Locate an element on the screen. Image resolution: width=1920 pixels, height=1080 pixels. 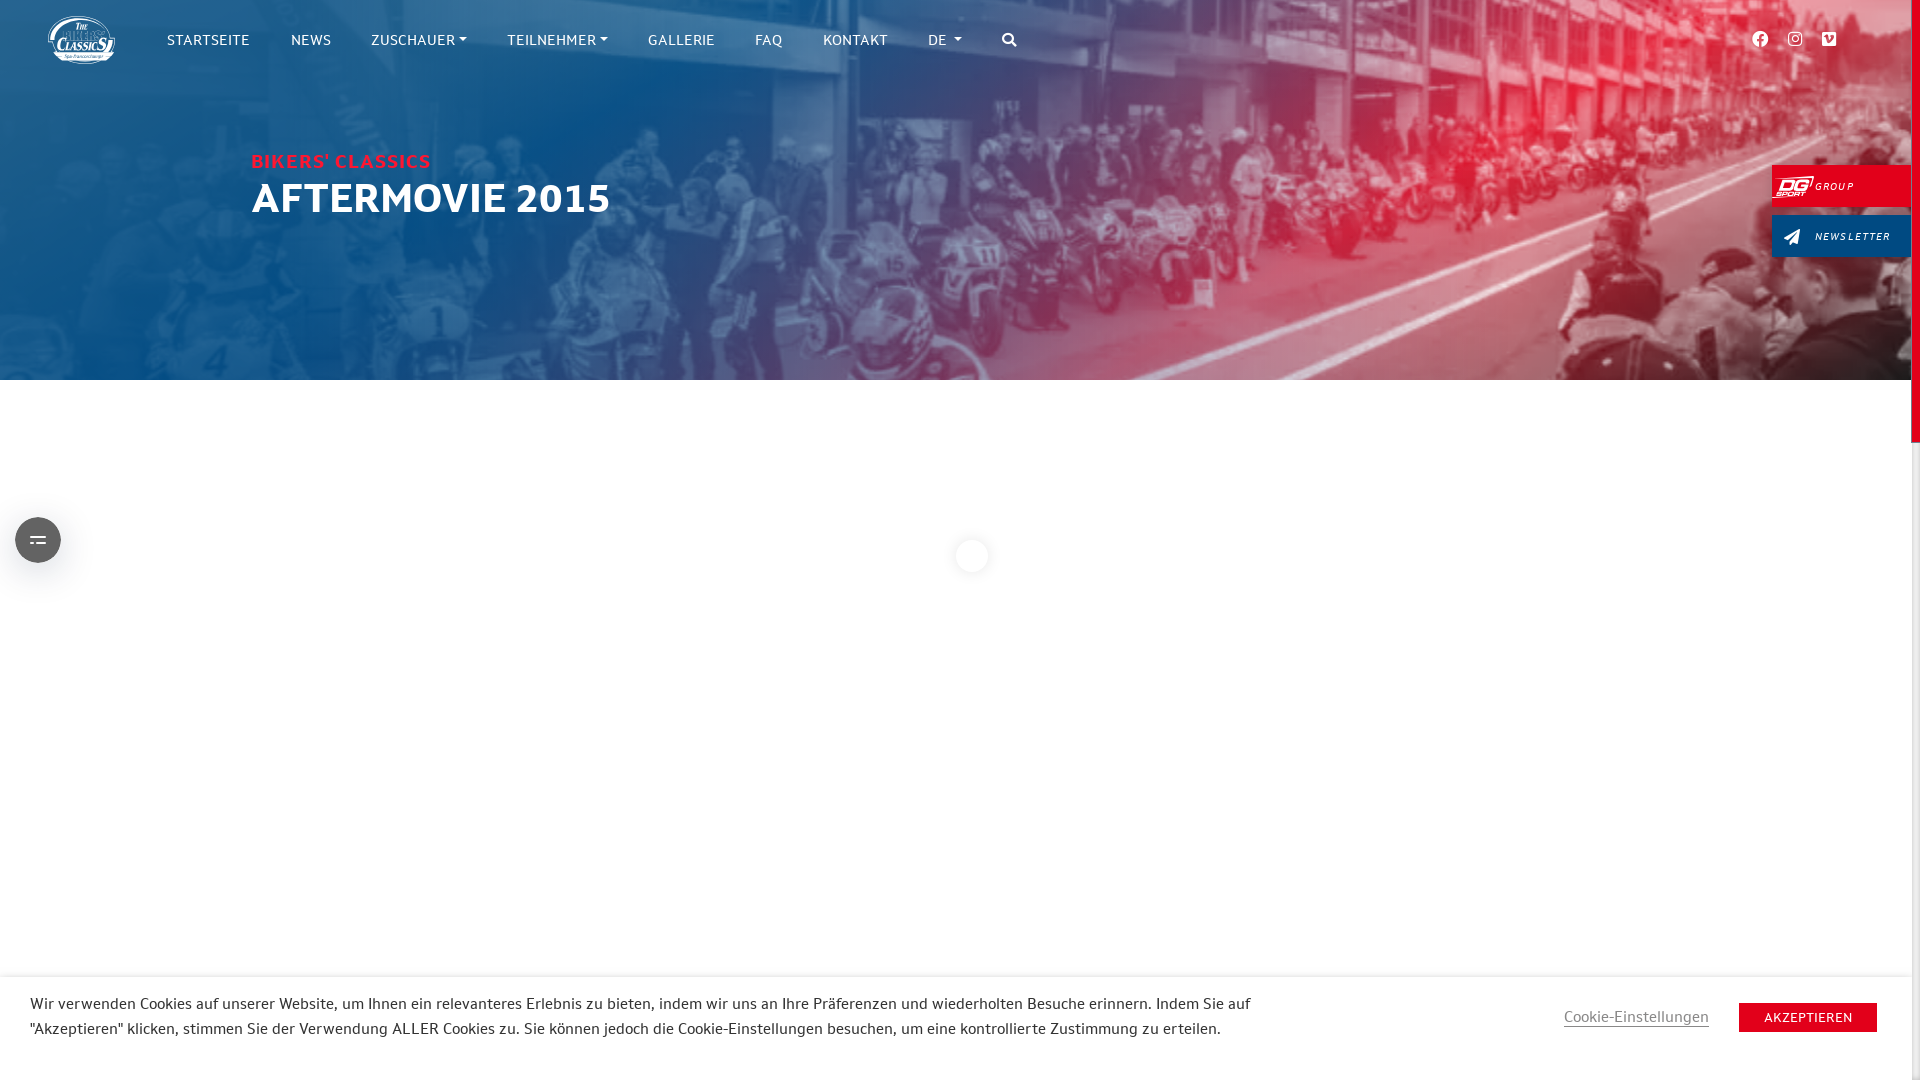
'NEWS' is located at coordinates (268, 39).